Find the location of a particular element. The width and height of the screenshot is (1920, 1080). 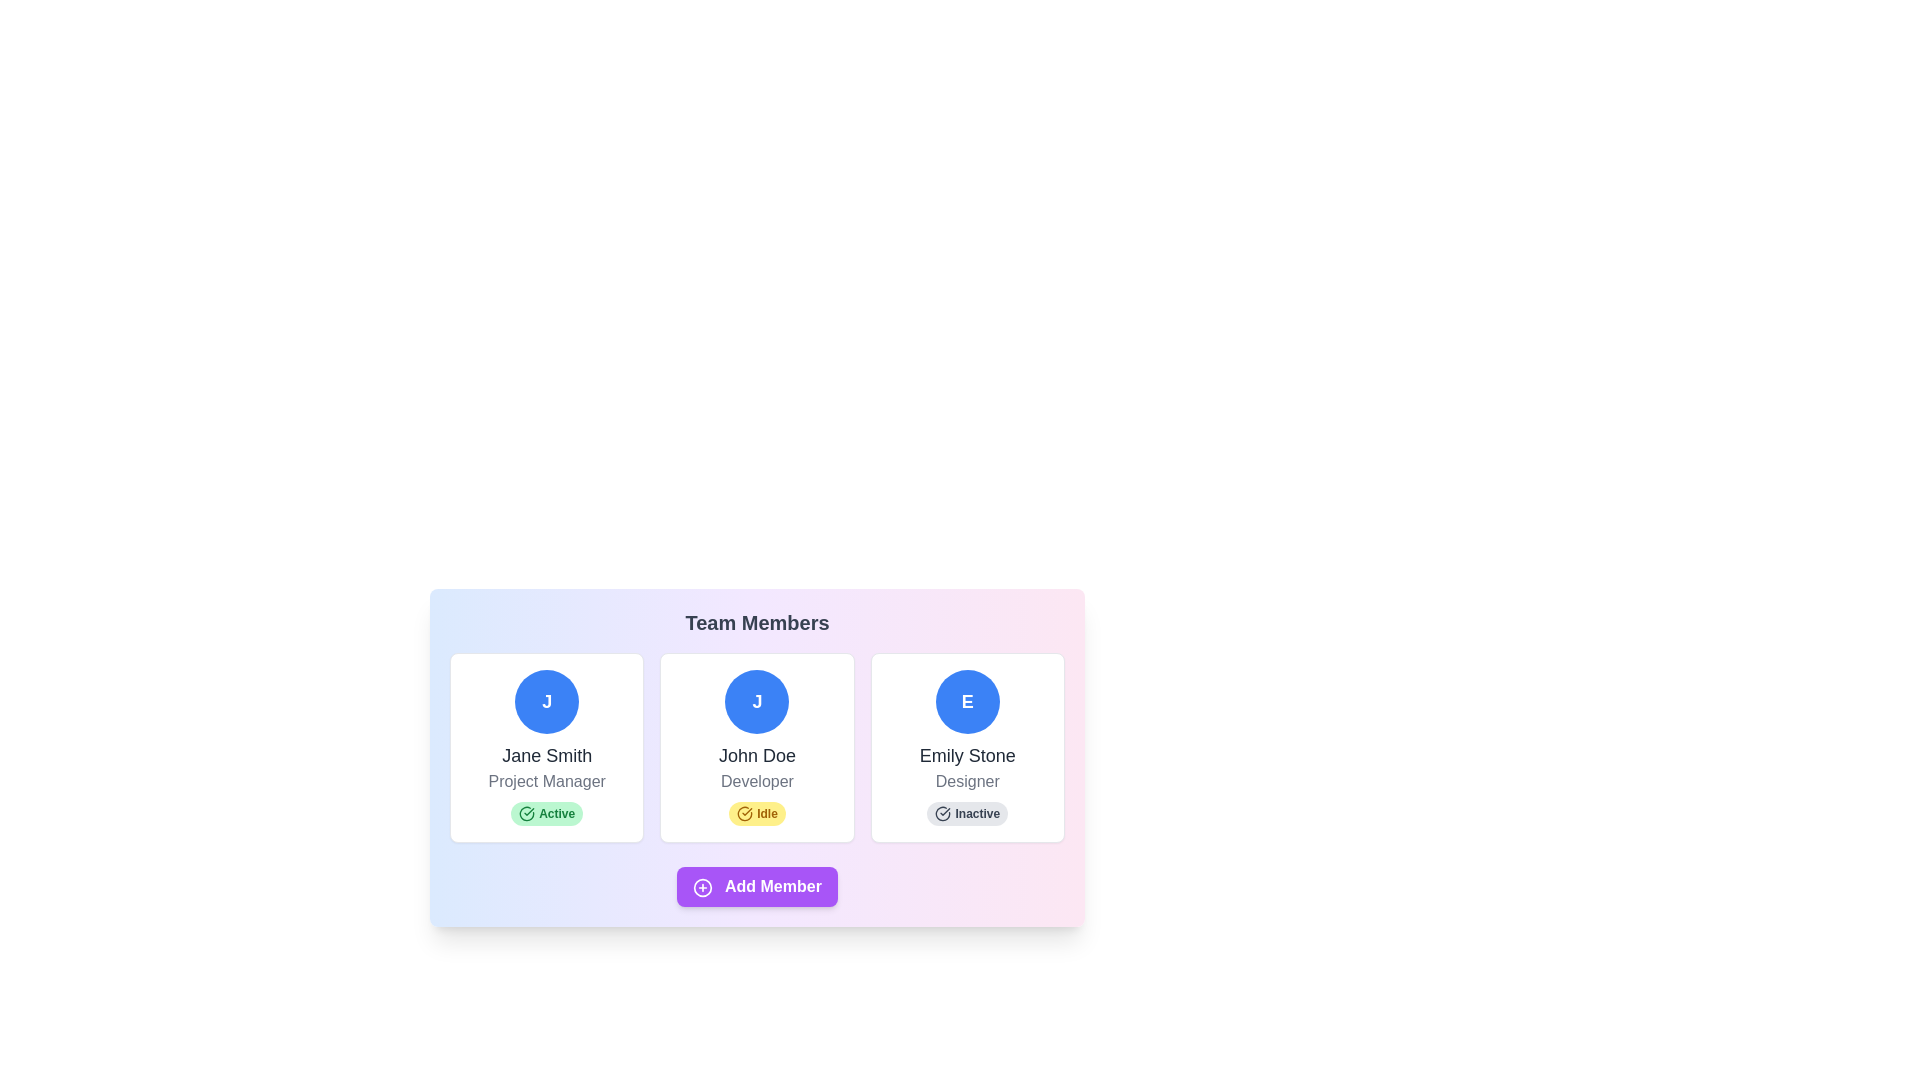

the 'Team Members' label, which is a large, bold text in dark gray color located at the top of the team member information grid is located at coordinates (756, 622).